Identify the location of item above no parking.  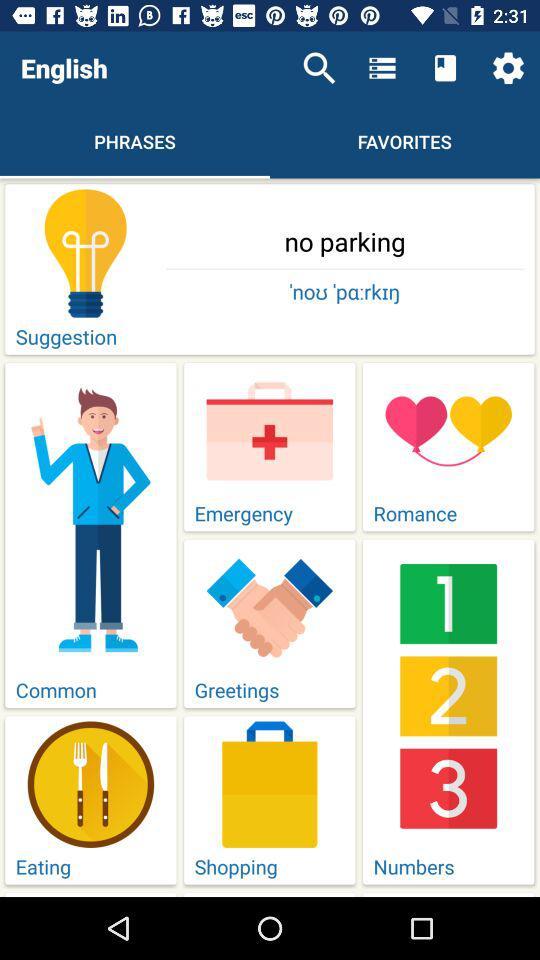
(319, 68).